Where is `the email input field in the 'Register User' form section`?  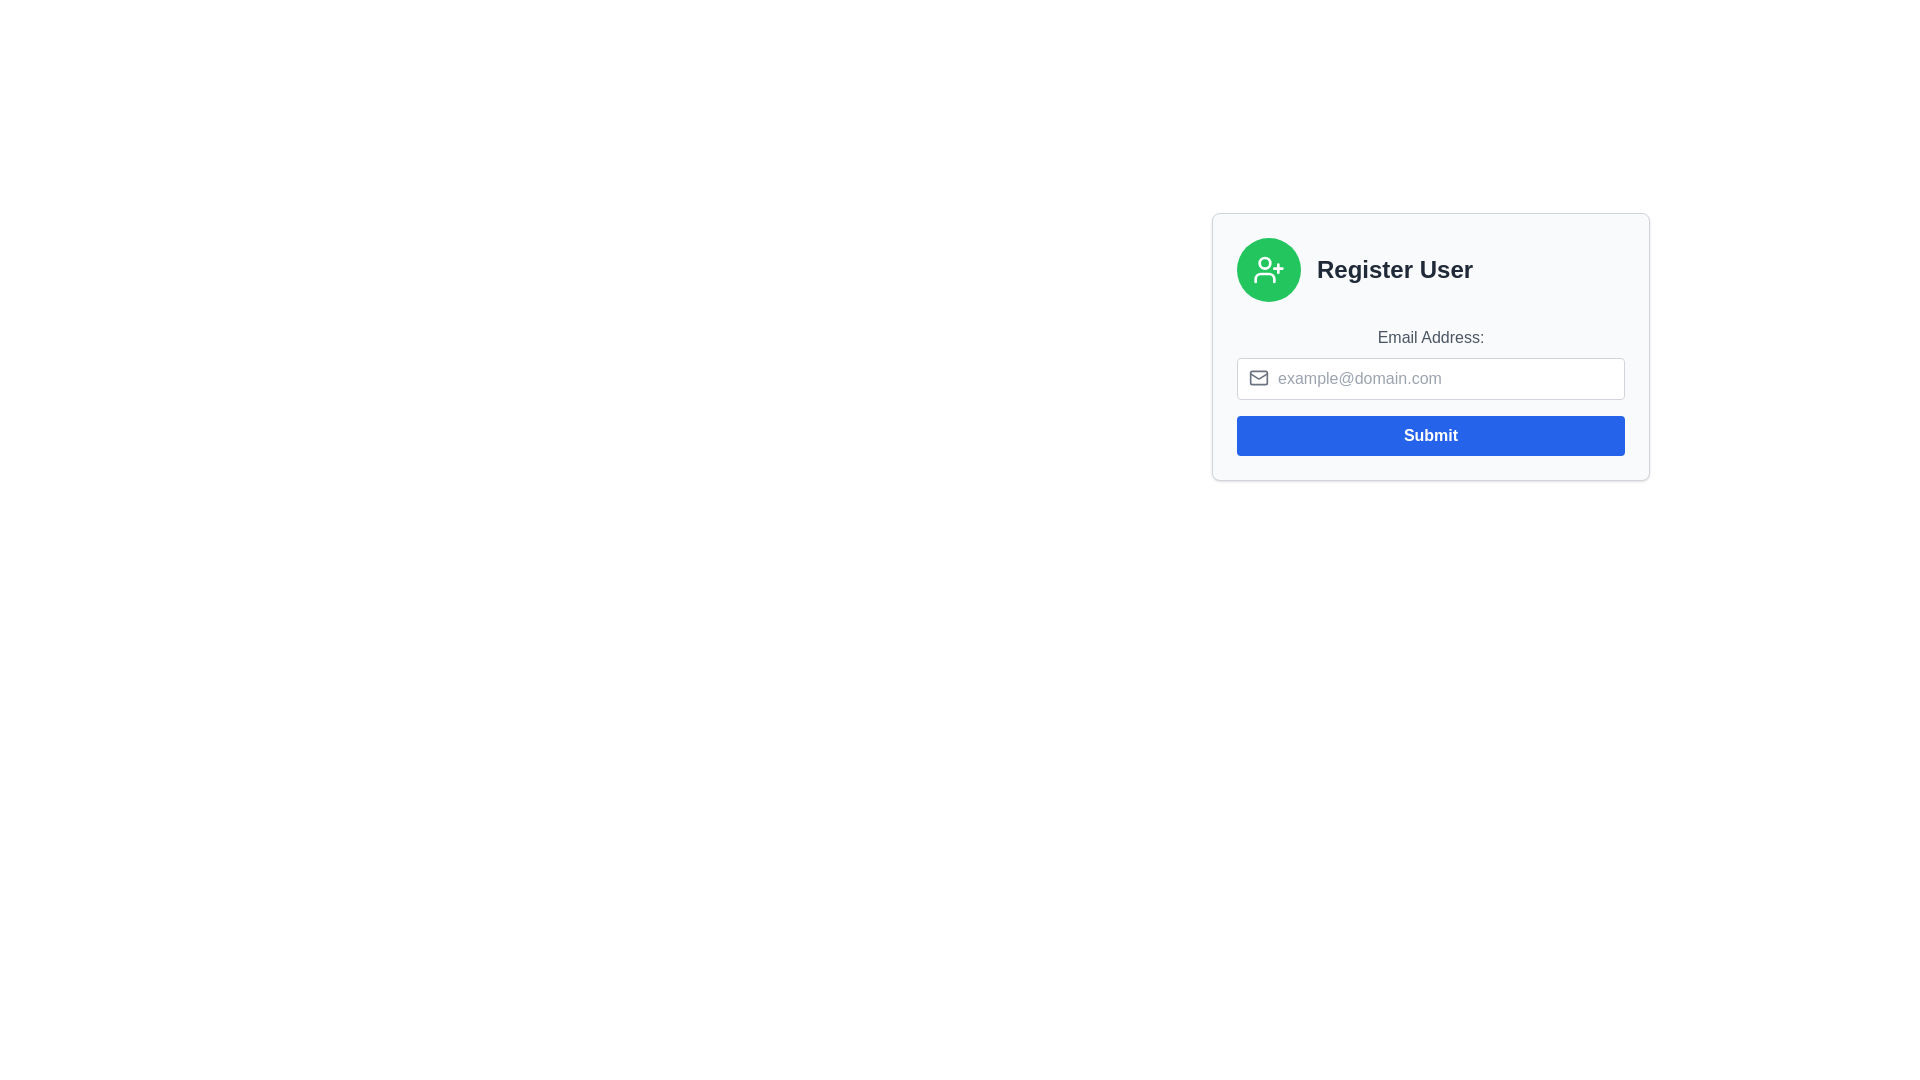
the email input field in the 'Register User' form section is located at coordinates (1429, 390).